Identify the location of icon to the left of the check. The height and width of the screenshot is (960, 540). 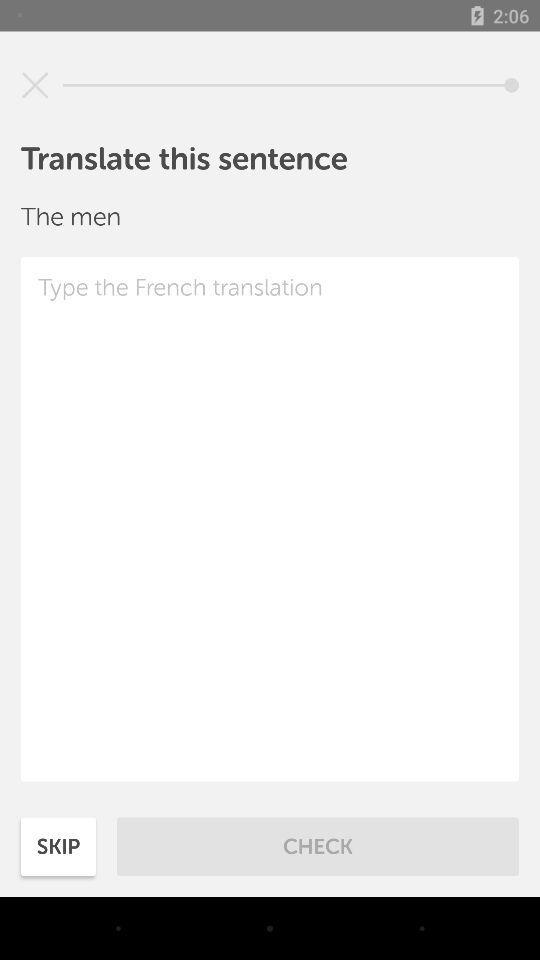
(58, 845).